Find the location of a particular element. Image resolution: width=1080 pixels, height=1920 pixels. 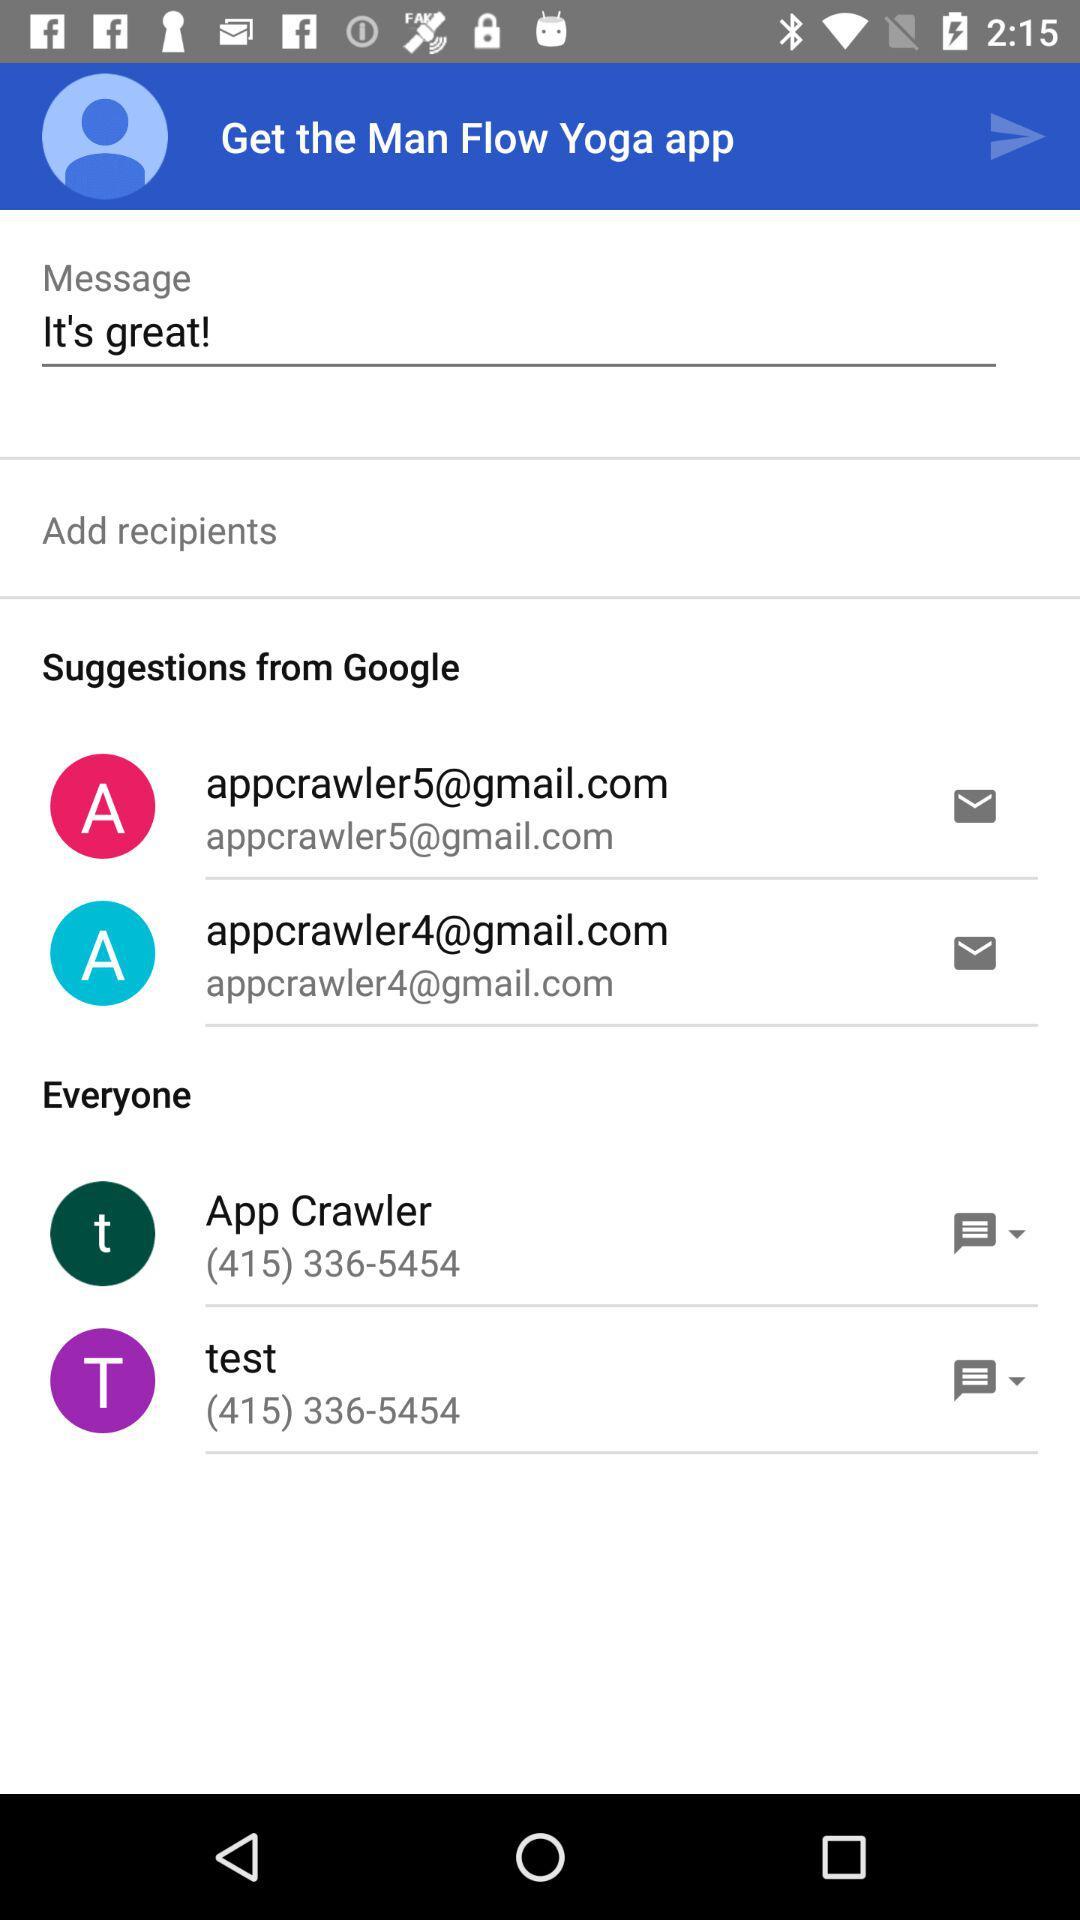

the app next to get the man item is located at coordinates (104, 135).